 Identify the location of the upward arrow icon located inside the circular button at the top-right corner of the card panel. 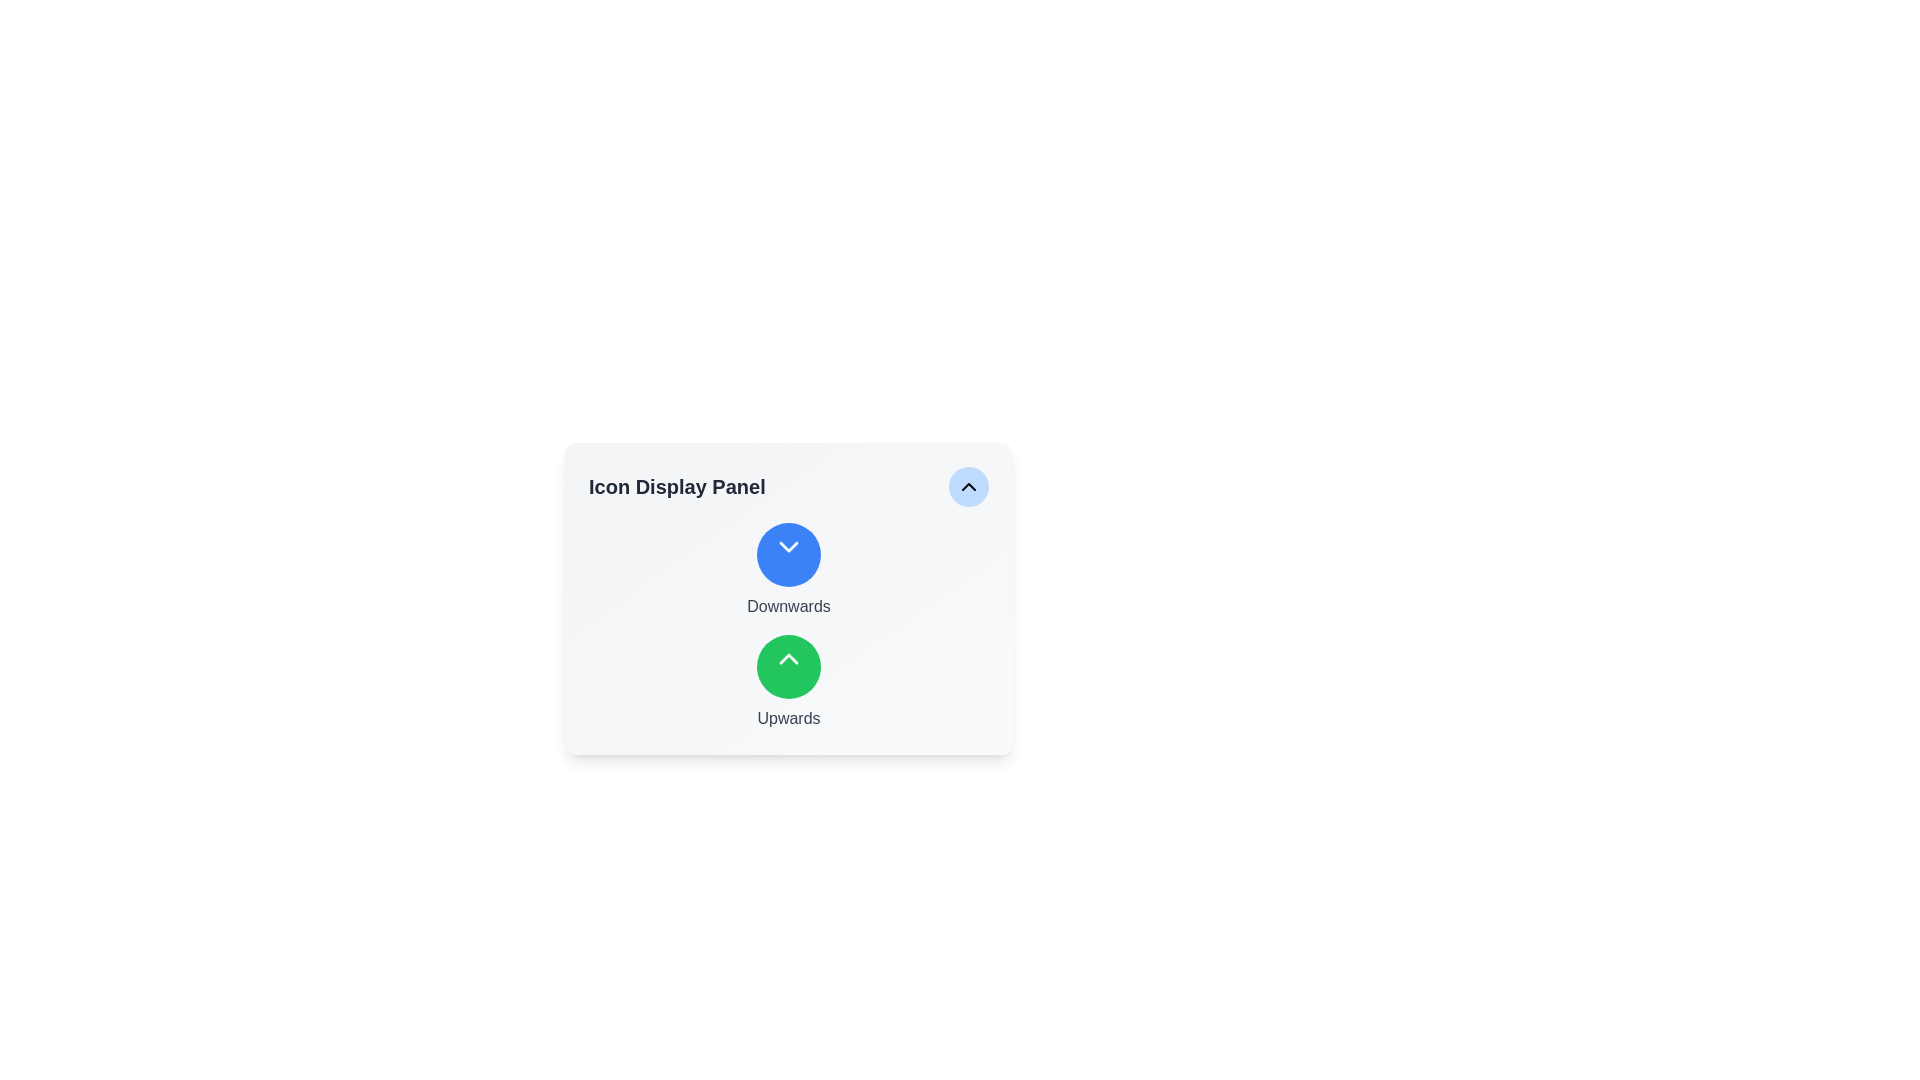
(787, 663).